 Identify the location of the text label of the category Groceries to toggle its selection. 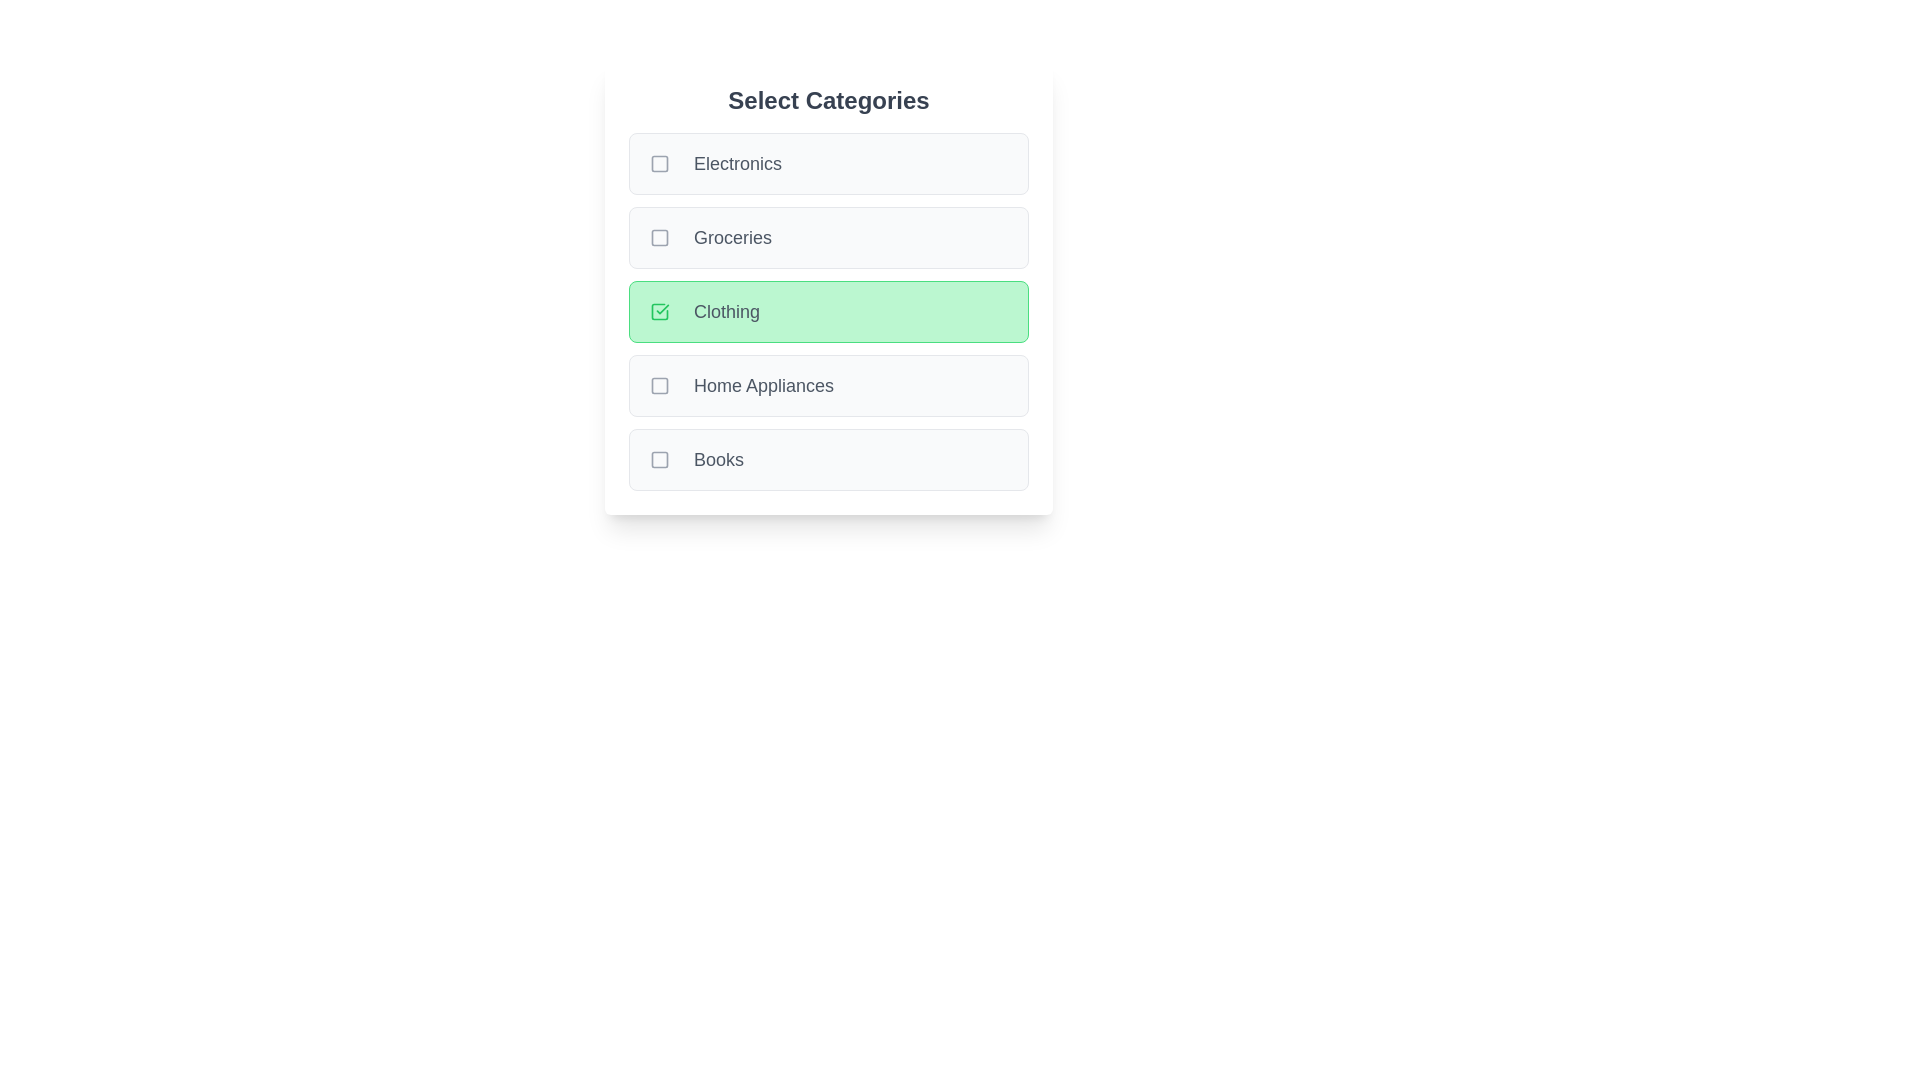
(732, 237).